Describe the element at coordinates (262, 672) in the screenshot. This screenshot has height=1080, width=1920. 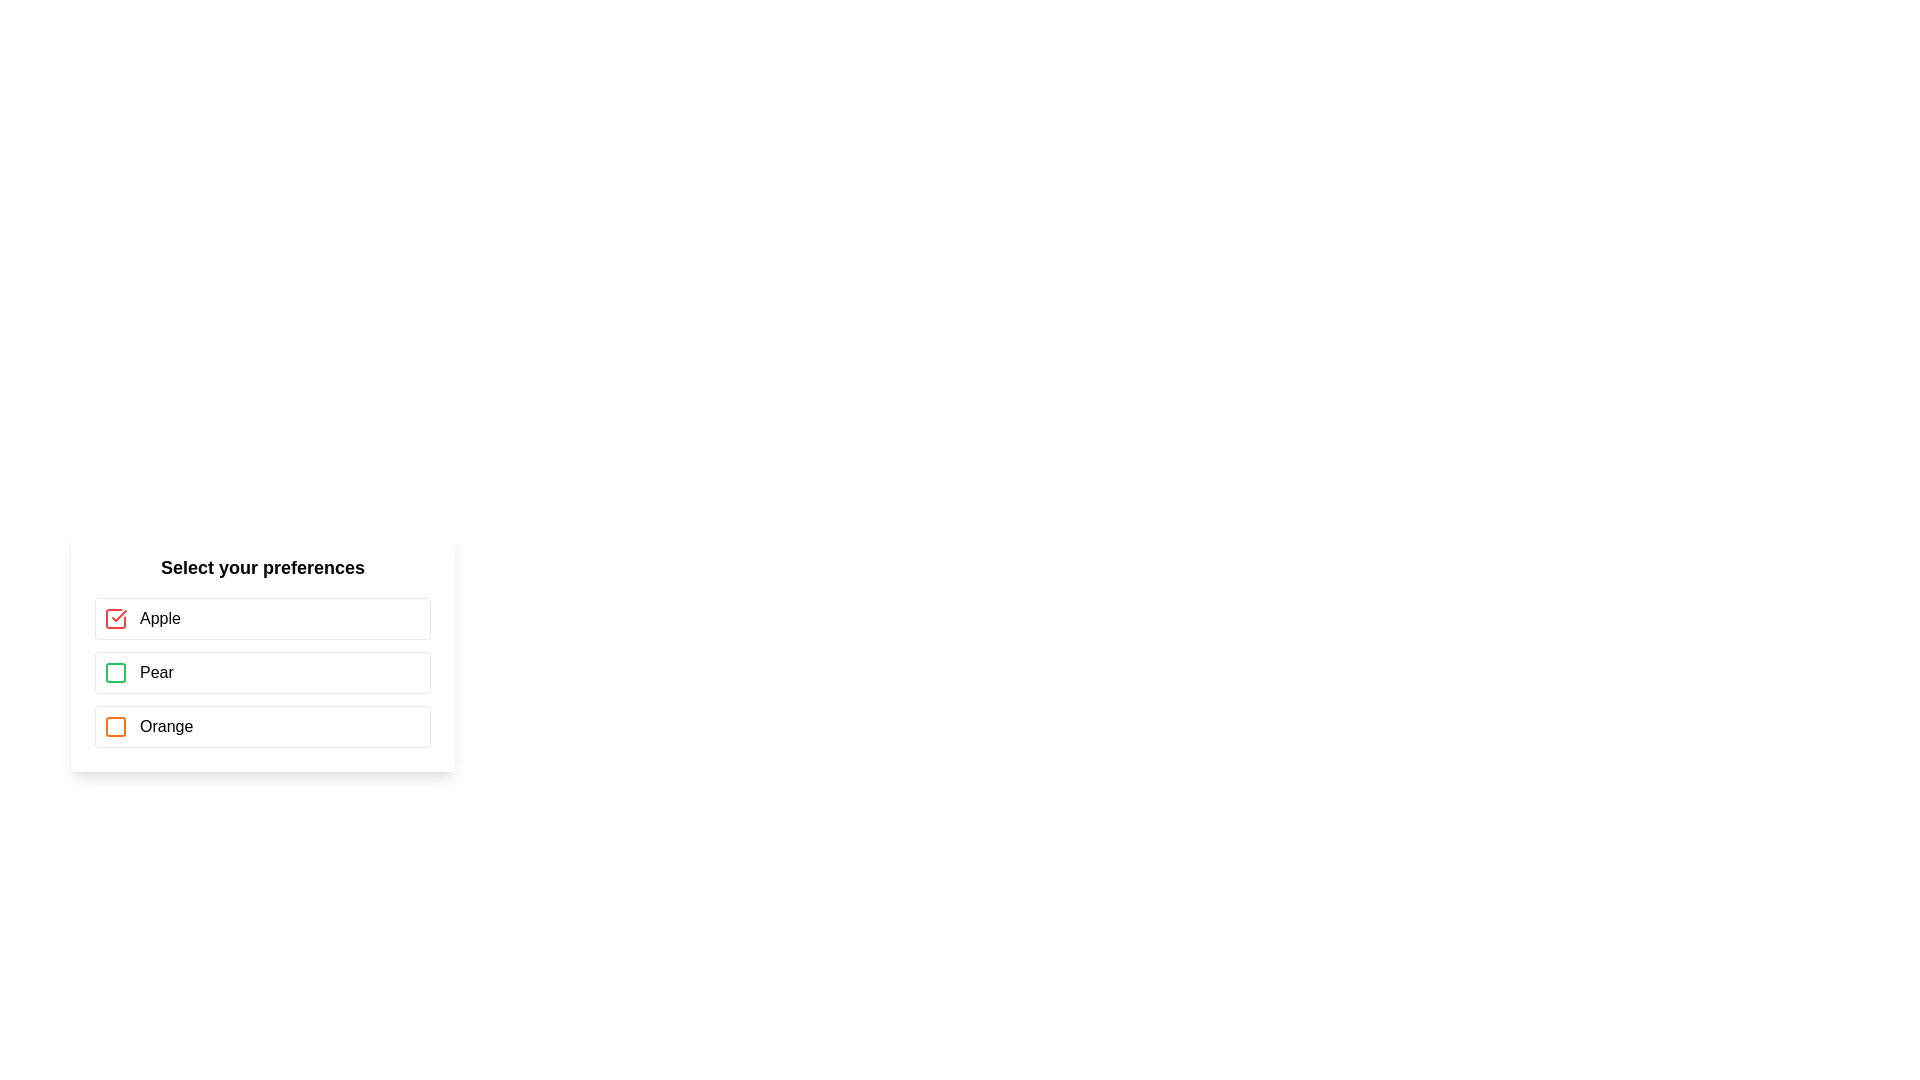
I see `the checkbox of the second list item labeled 'Pear'` at that location.